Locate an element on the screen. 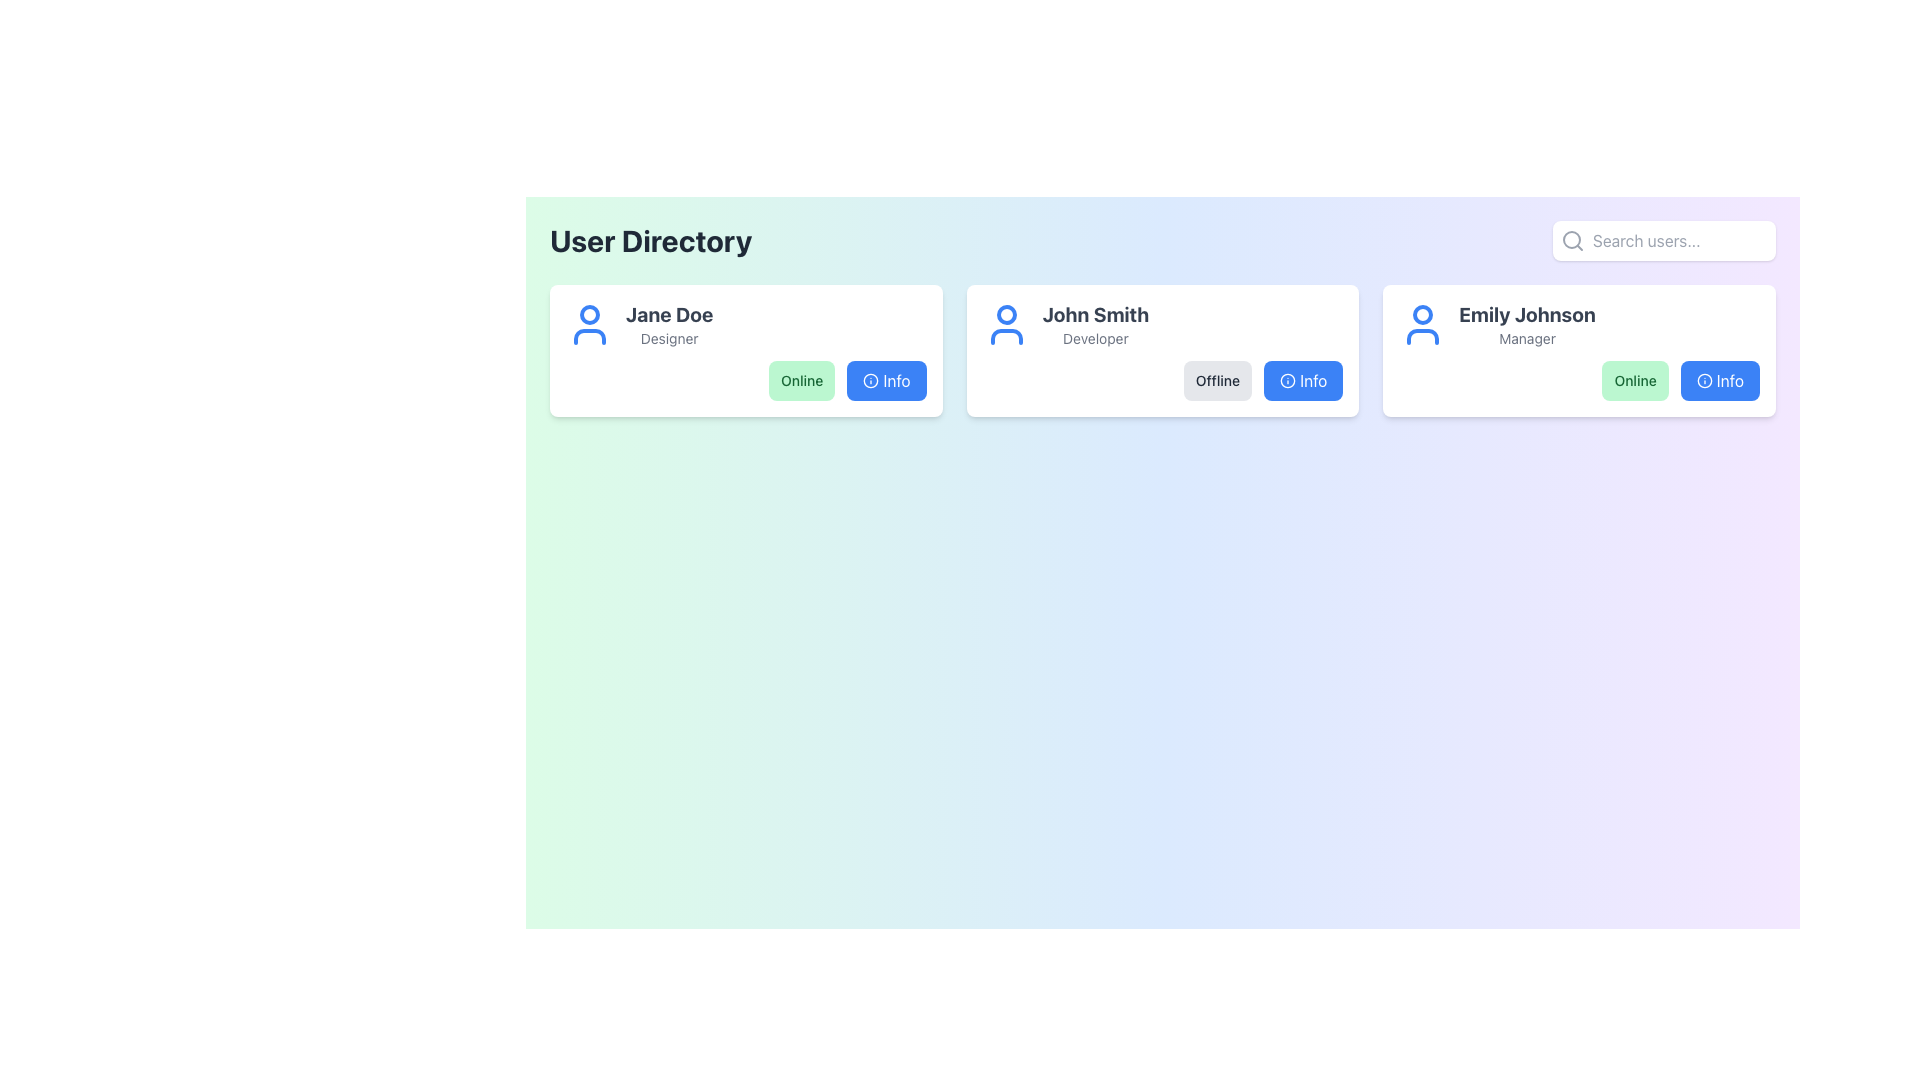 The height and width of the screenshot is (1080, 1920). the text label that describes the professional designation of 'John Smith', located at the top-right corner of his profile card, beneath the 'John Smith' text is located at coordinates (1094, 338).